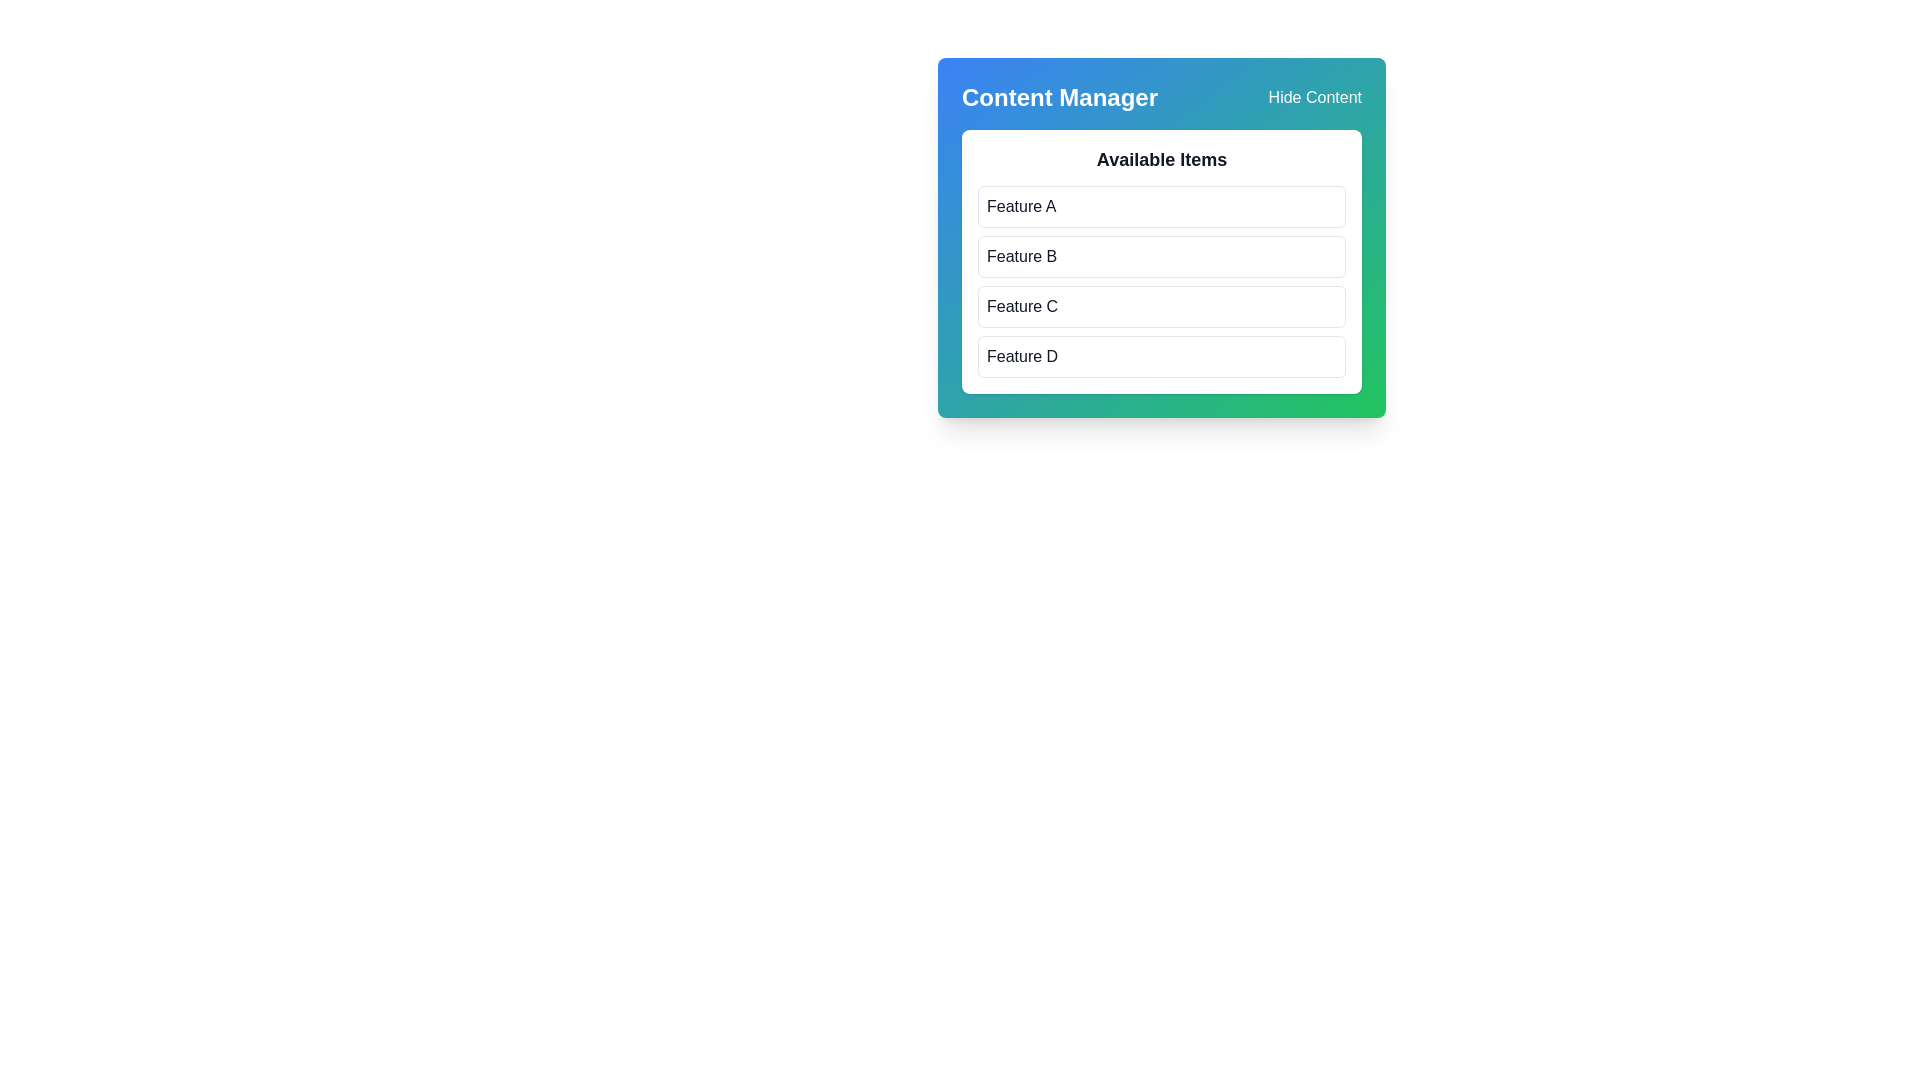 The height and width of the screenshot is (1080, 1920). What do you see at coordinates (1161, 207) in the screenshot?
I see `the first selectable item button representing 'Feature A' under the 'Available Items' section in the 'Content Manager' card` at bounding box center [1161, 207].